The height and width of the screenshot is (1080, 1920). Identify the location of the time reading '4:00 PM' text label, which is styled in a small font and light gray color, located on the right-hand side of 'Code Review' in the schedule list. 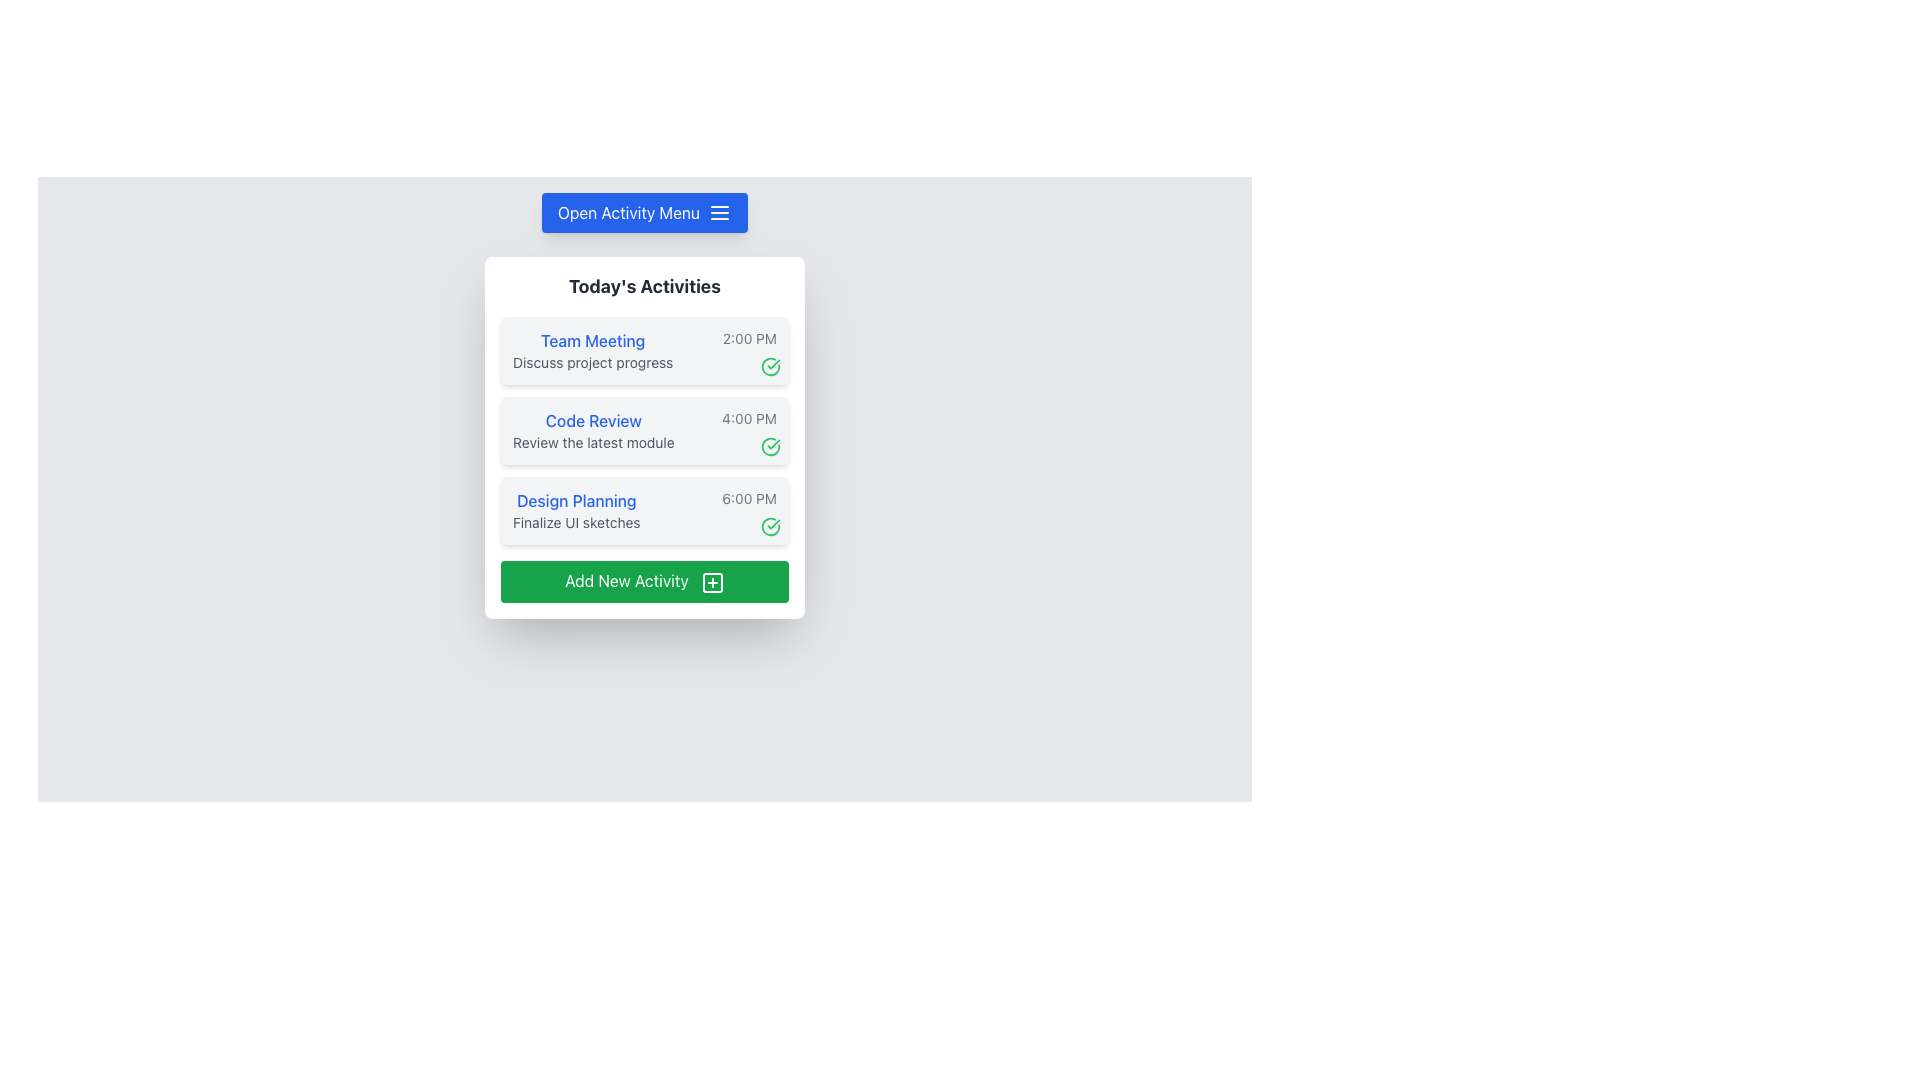
(748, 418).